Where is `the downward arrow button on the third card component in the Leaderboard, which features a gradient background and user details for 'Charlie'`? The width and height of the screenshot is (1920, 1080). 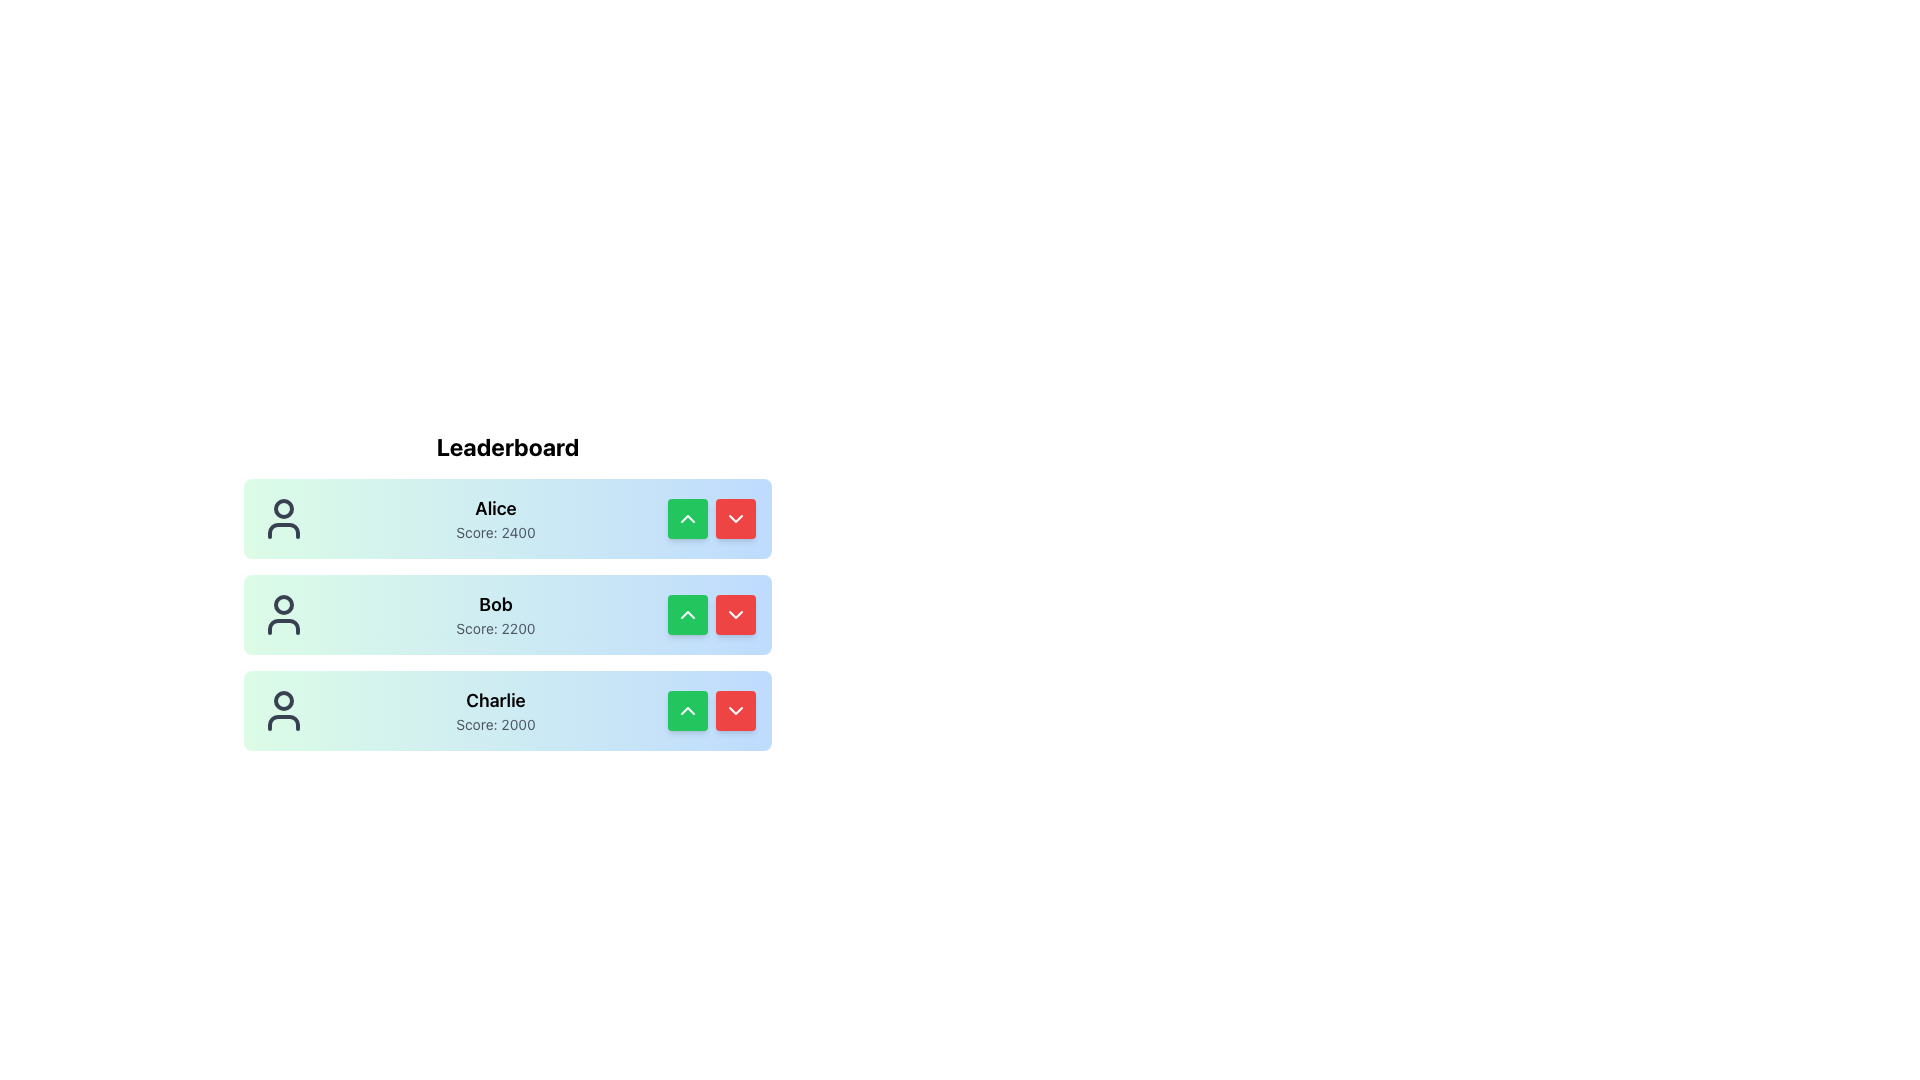
the downward arrow button on the third card component in the Leaderboard, which features a gradient background and user details for 'Charlie' is located at coordinates (508, 709).